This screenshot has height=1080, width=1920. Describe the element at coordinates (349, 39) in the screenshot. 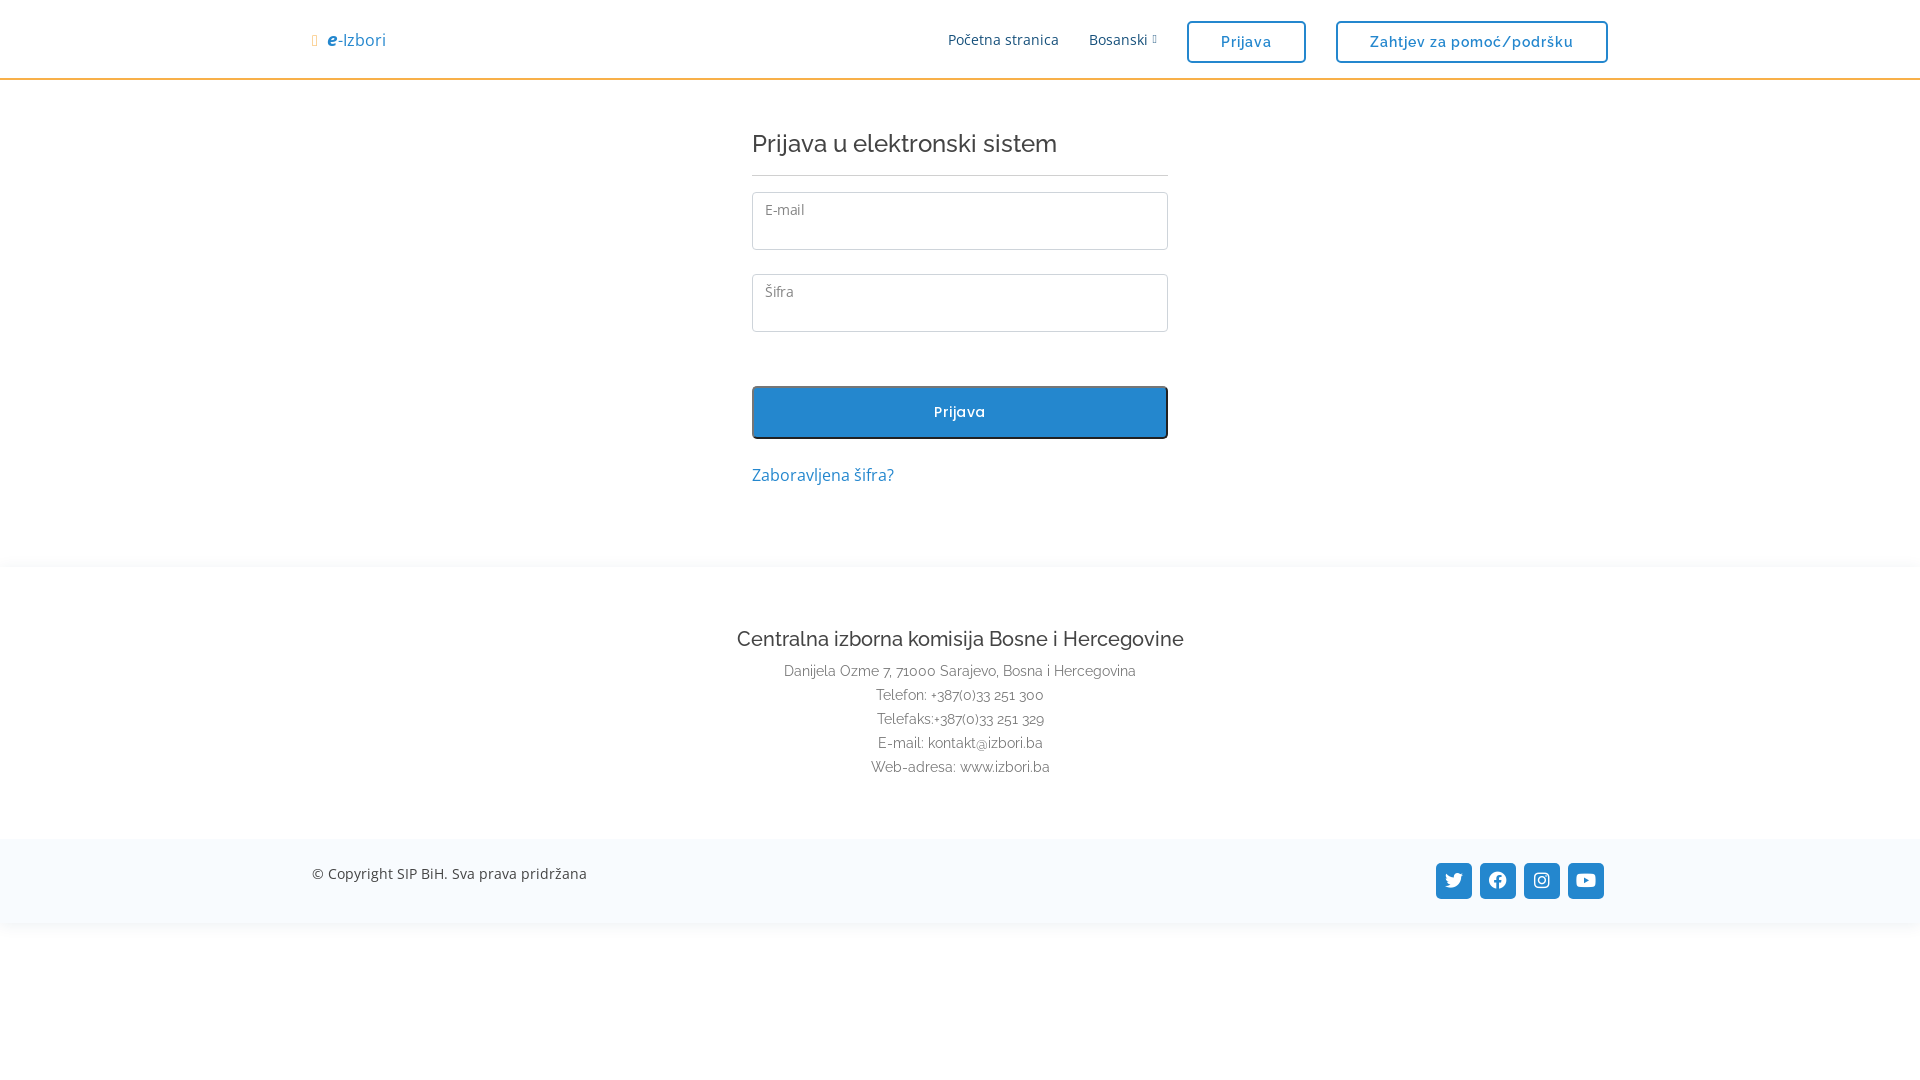

I see `'e-Izbori'` at that location.